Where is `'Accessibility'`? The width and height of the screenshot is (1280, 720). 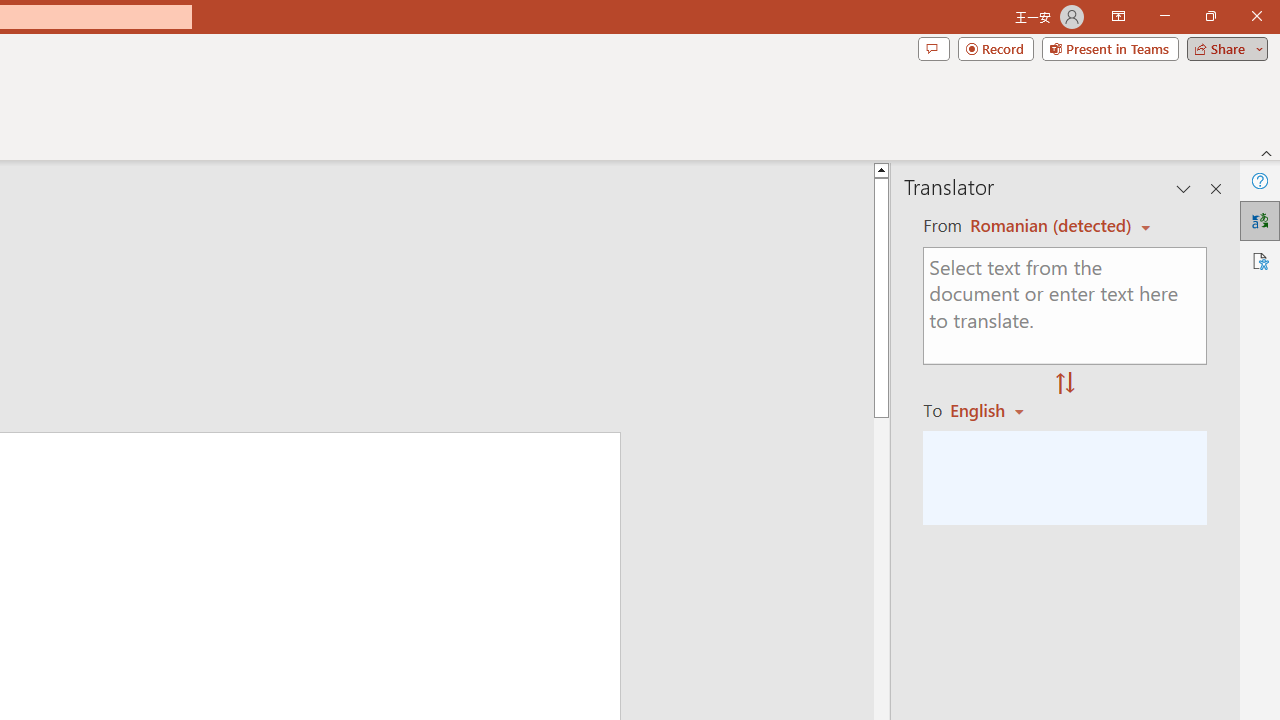 'Accessibility' is located at coordinates (1259, 260).